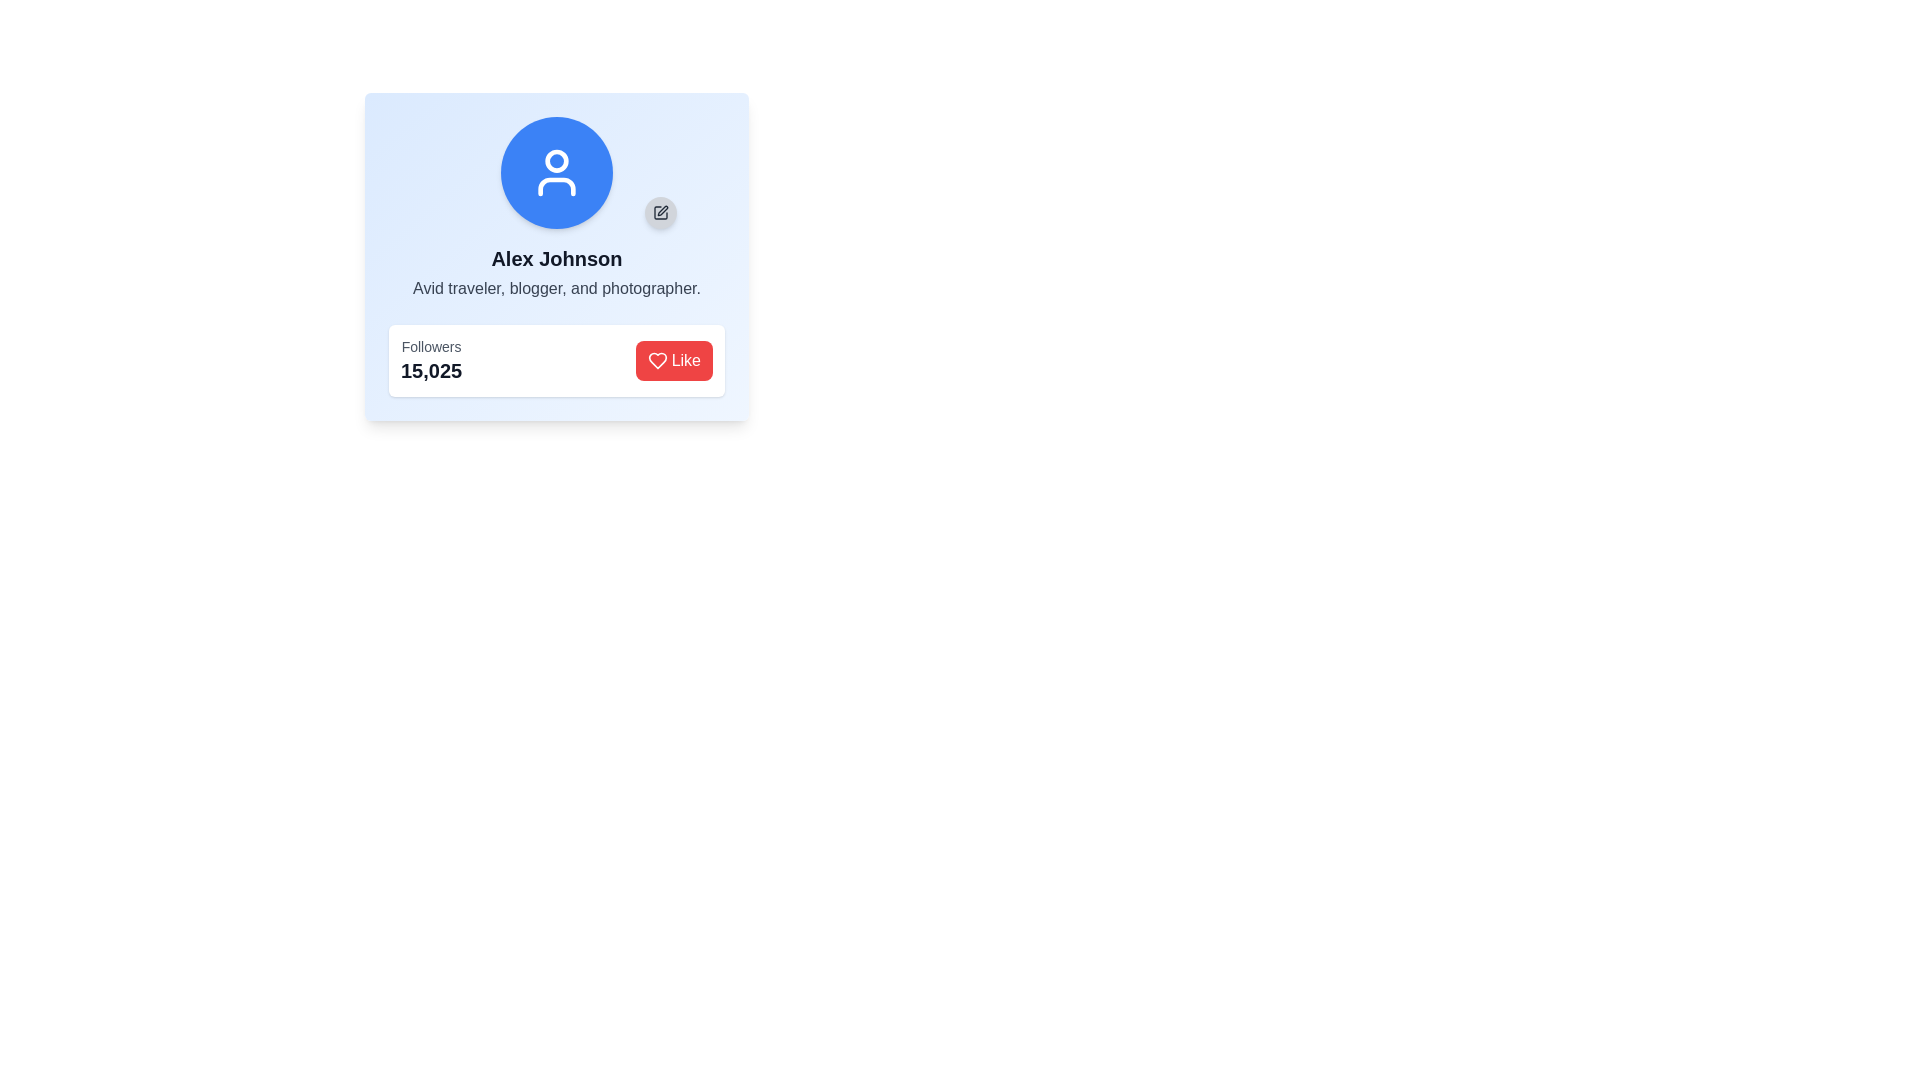 This screenshot has width=1920, height=1080. What do you see at coordinates (556, 172) in the screenshot?
I see `the profile image icon representing the account of 'Alex Johnson', which is centered above the username` at bounding box center [556, 172].